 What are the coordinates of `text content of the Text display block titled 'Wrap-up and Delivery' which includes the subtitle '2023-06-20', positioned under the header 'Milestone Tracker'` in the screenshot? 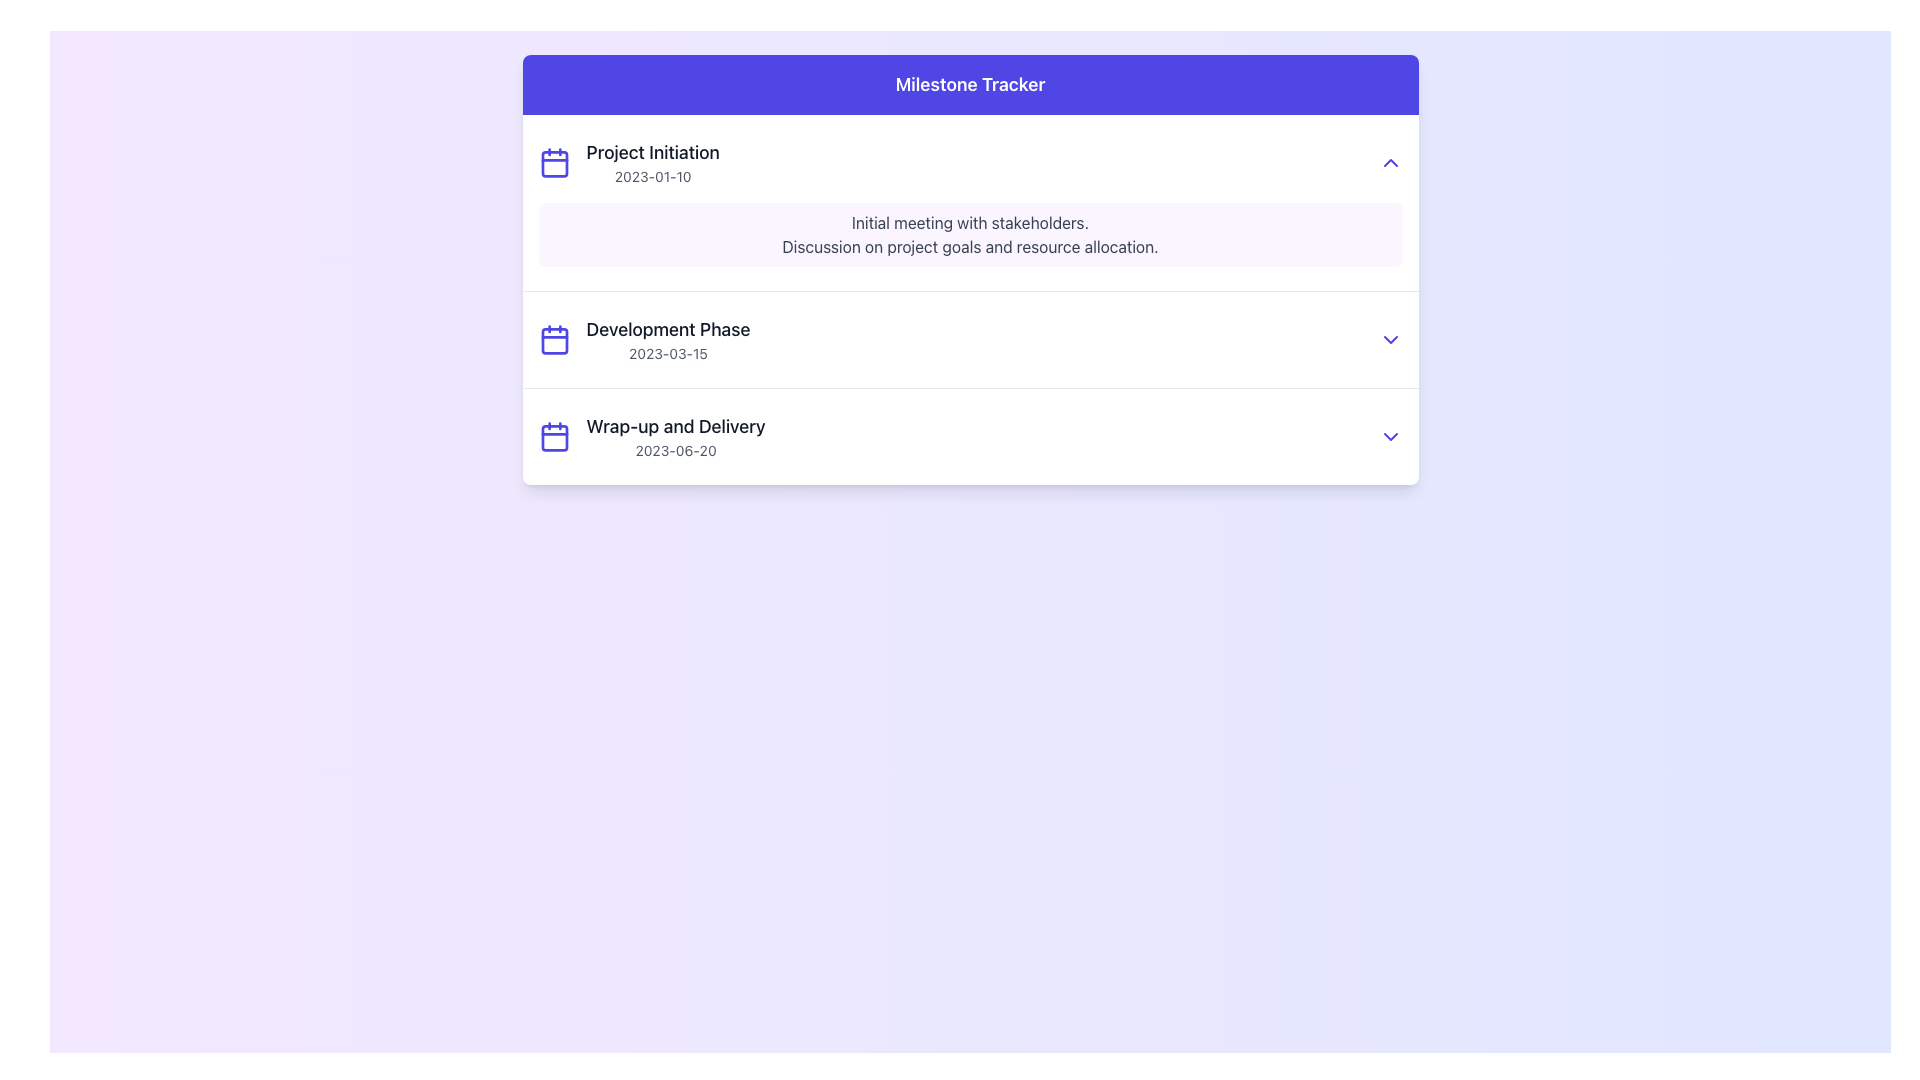 It's located at (676, 435).